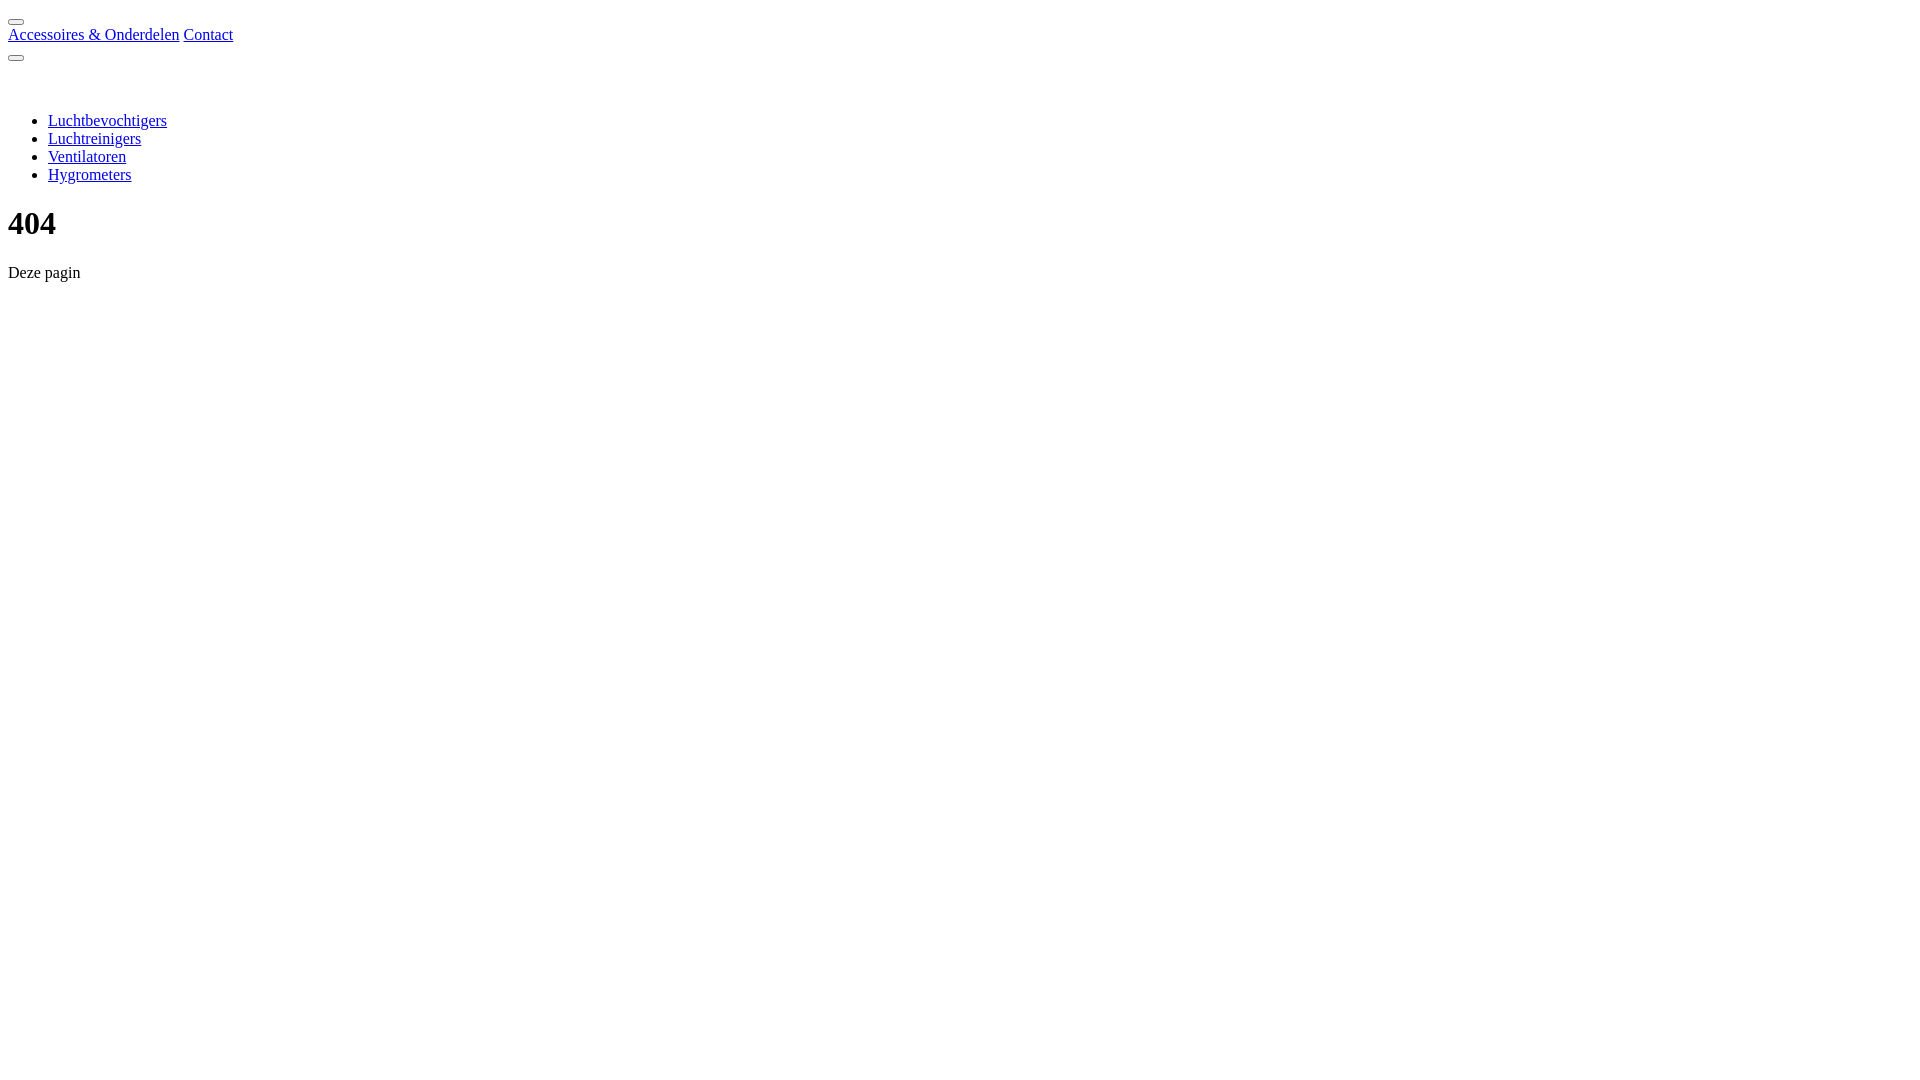 The width and height of the screenshot is (1920, 1080). What do you see at coordinates (93, 34) in the screenshot?
I see `'Accessoires & Onderdelen'` at bounding box center [93, 34].